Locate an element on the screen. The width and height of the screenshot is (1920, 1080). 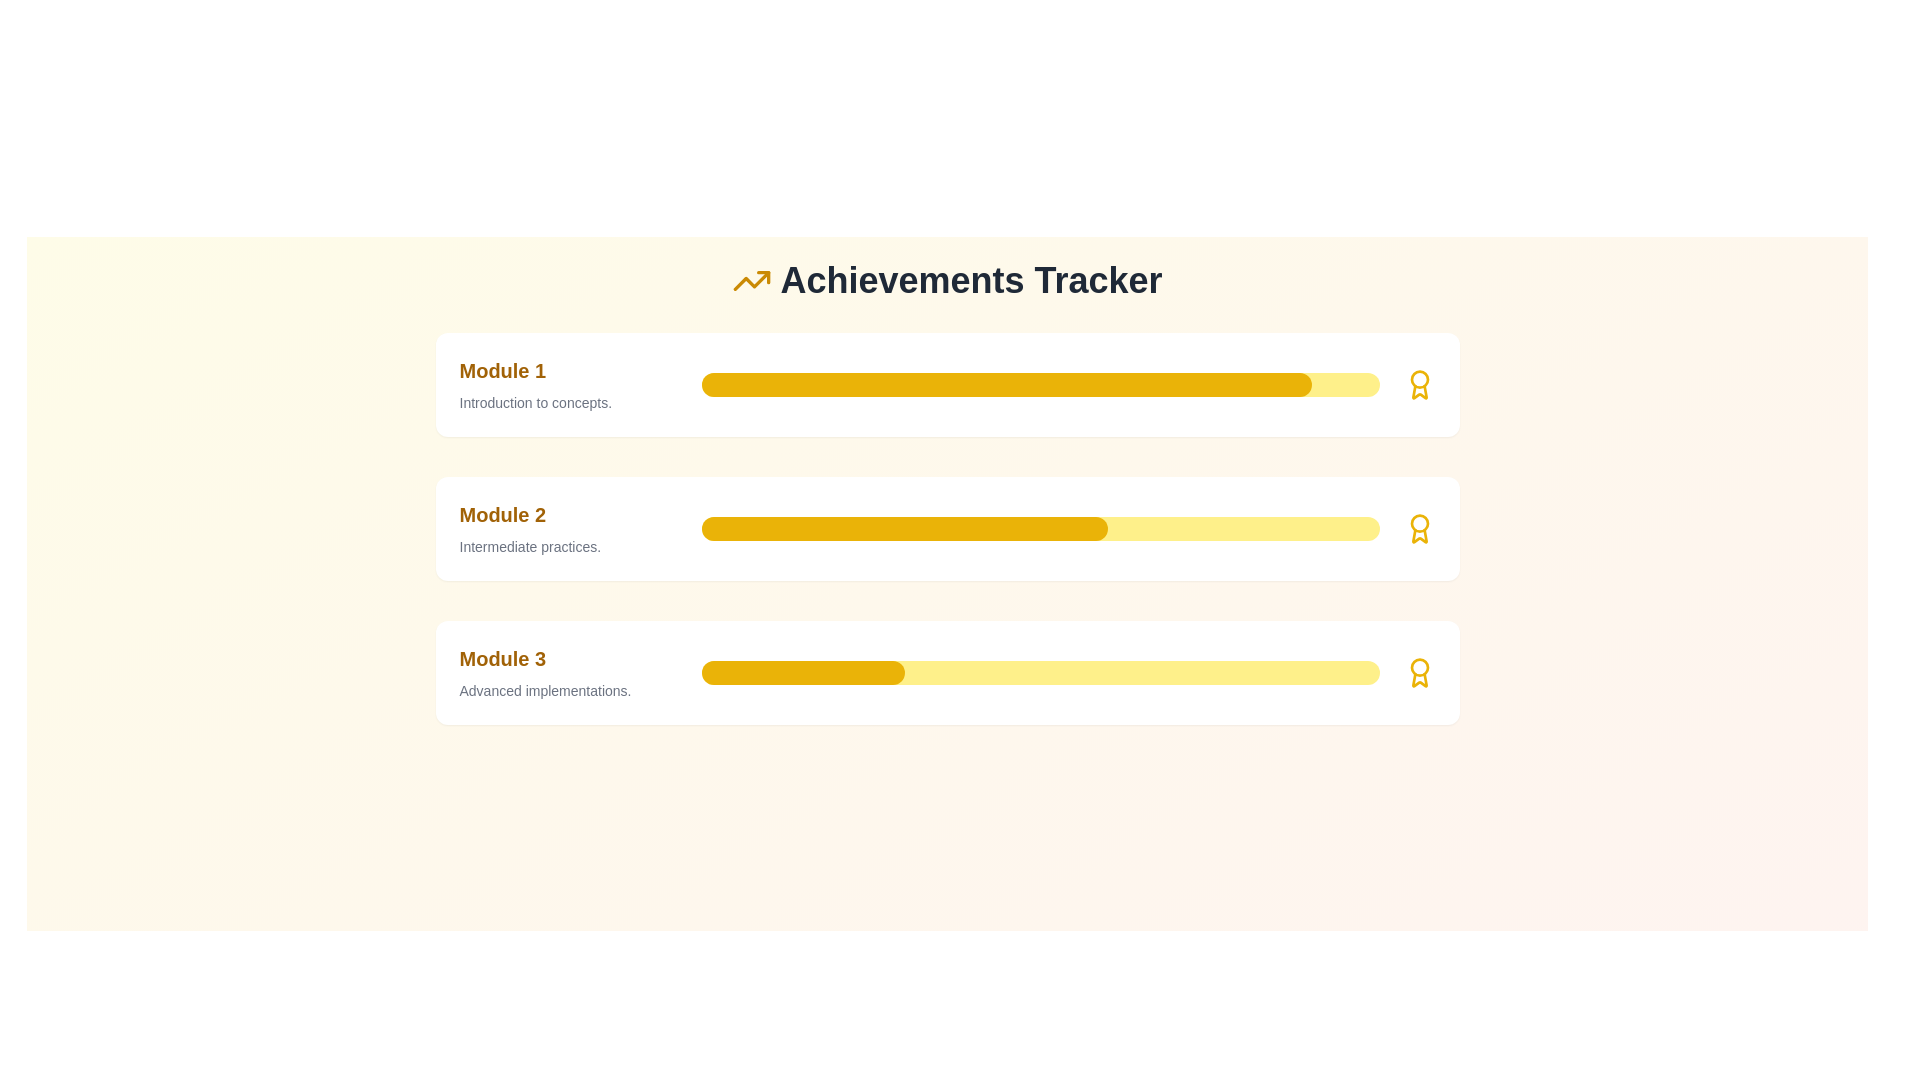
the progress bar indicating the current progress for 'Module 1' with a light yellow background and a bright yellow segment is located at coordinates (1040, 385).